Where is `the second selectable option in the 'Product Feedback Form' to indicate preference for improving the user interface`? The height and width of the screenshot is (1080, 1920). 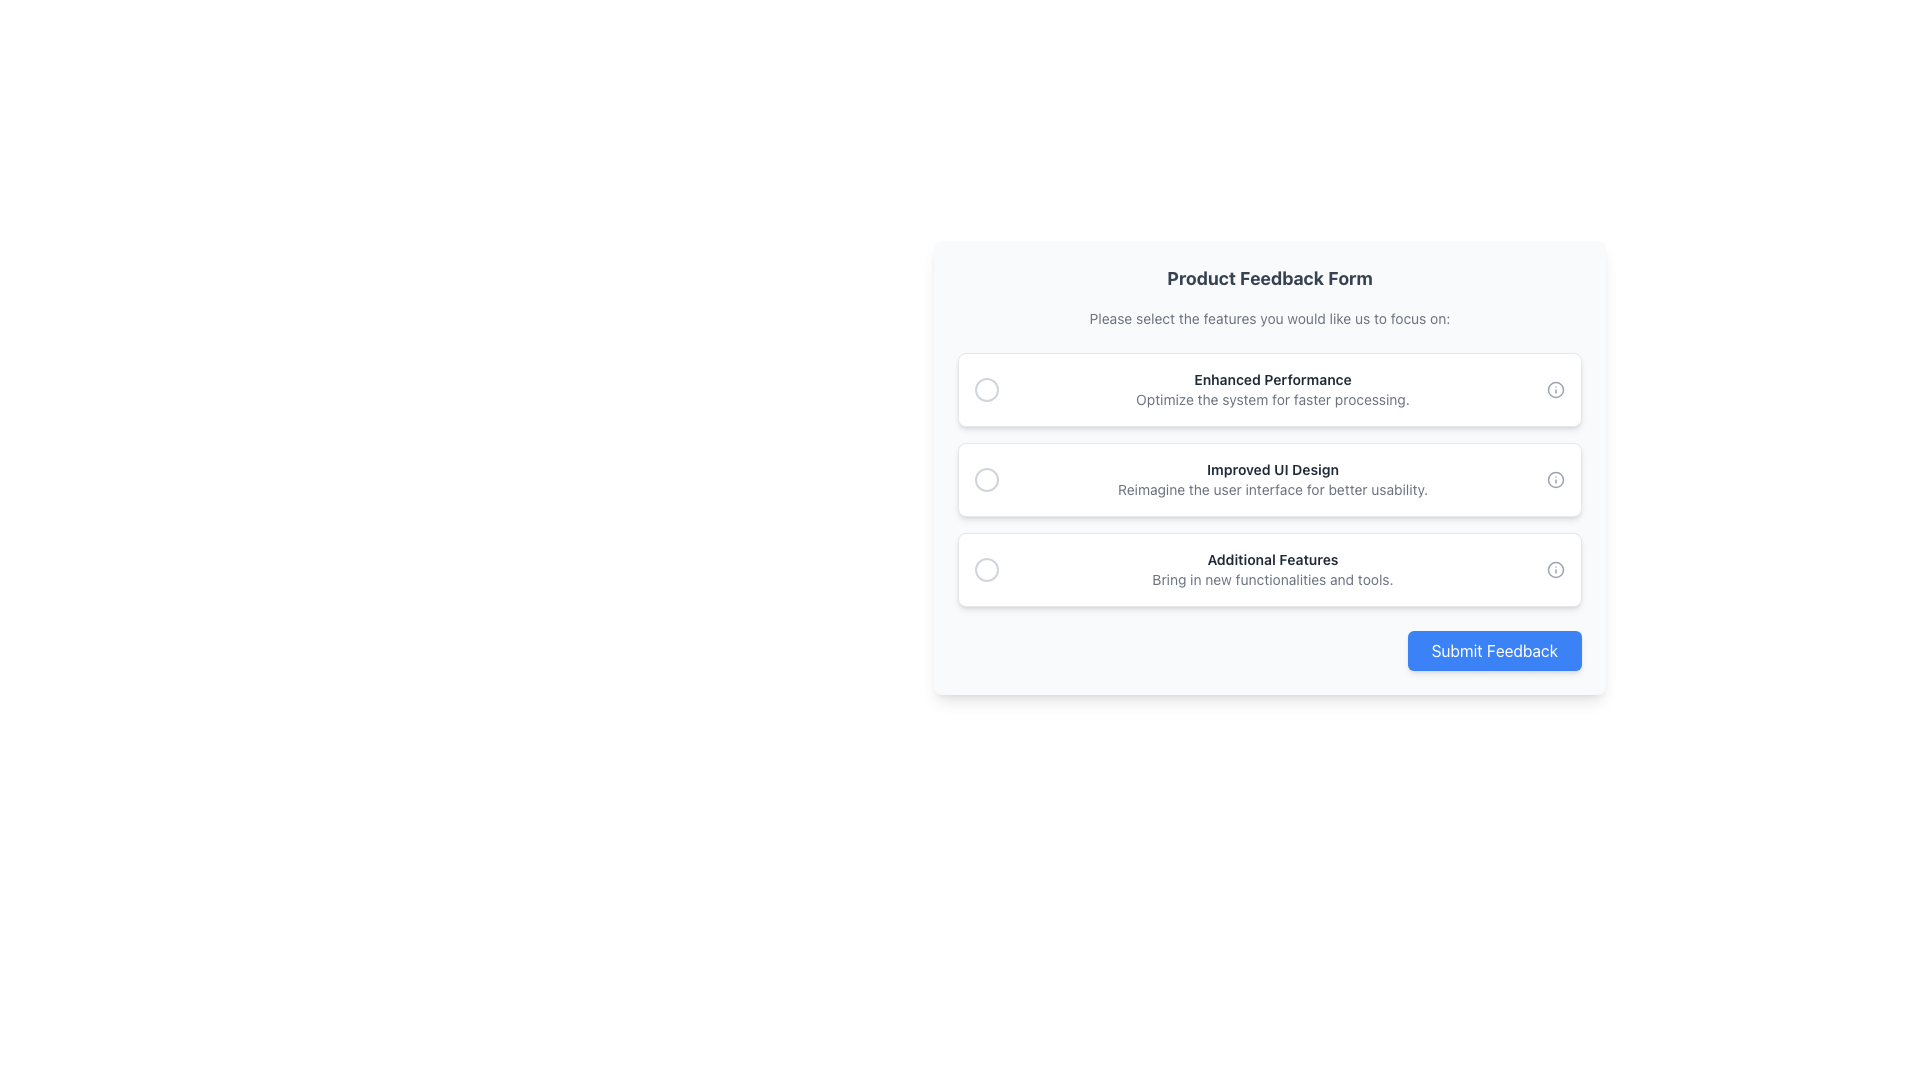
the second selectable option in the 'Product Feedback Form' to indicate preference for improving the user interface is located at coordinates (1269, 479).